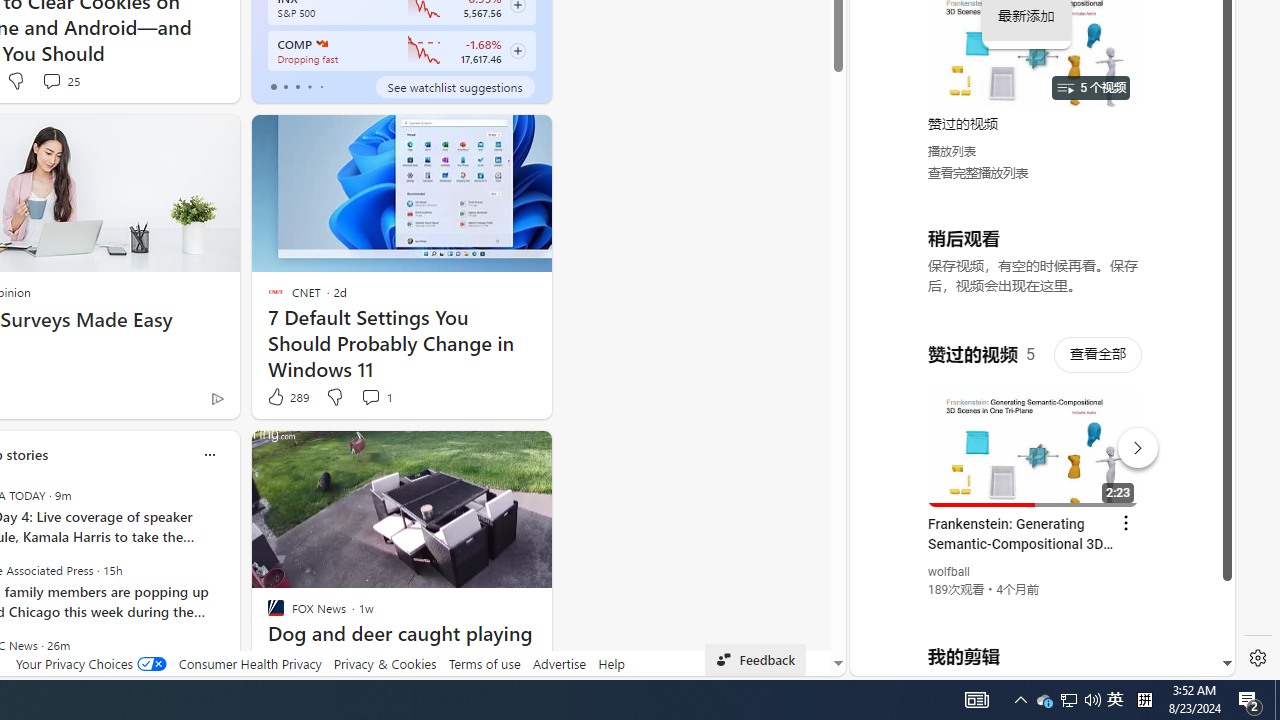  What do you see at coordinates (296, 86) in the screenshot?
I see `'tab-2'` at bounding box center [296, 86].